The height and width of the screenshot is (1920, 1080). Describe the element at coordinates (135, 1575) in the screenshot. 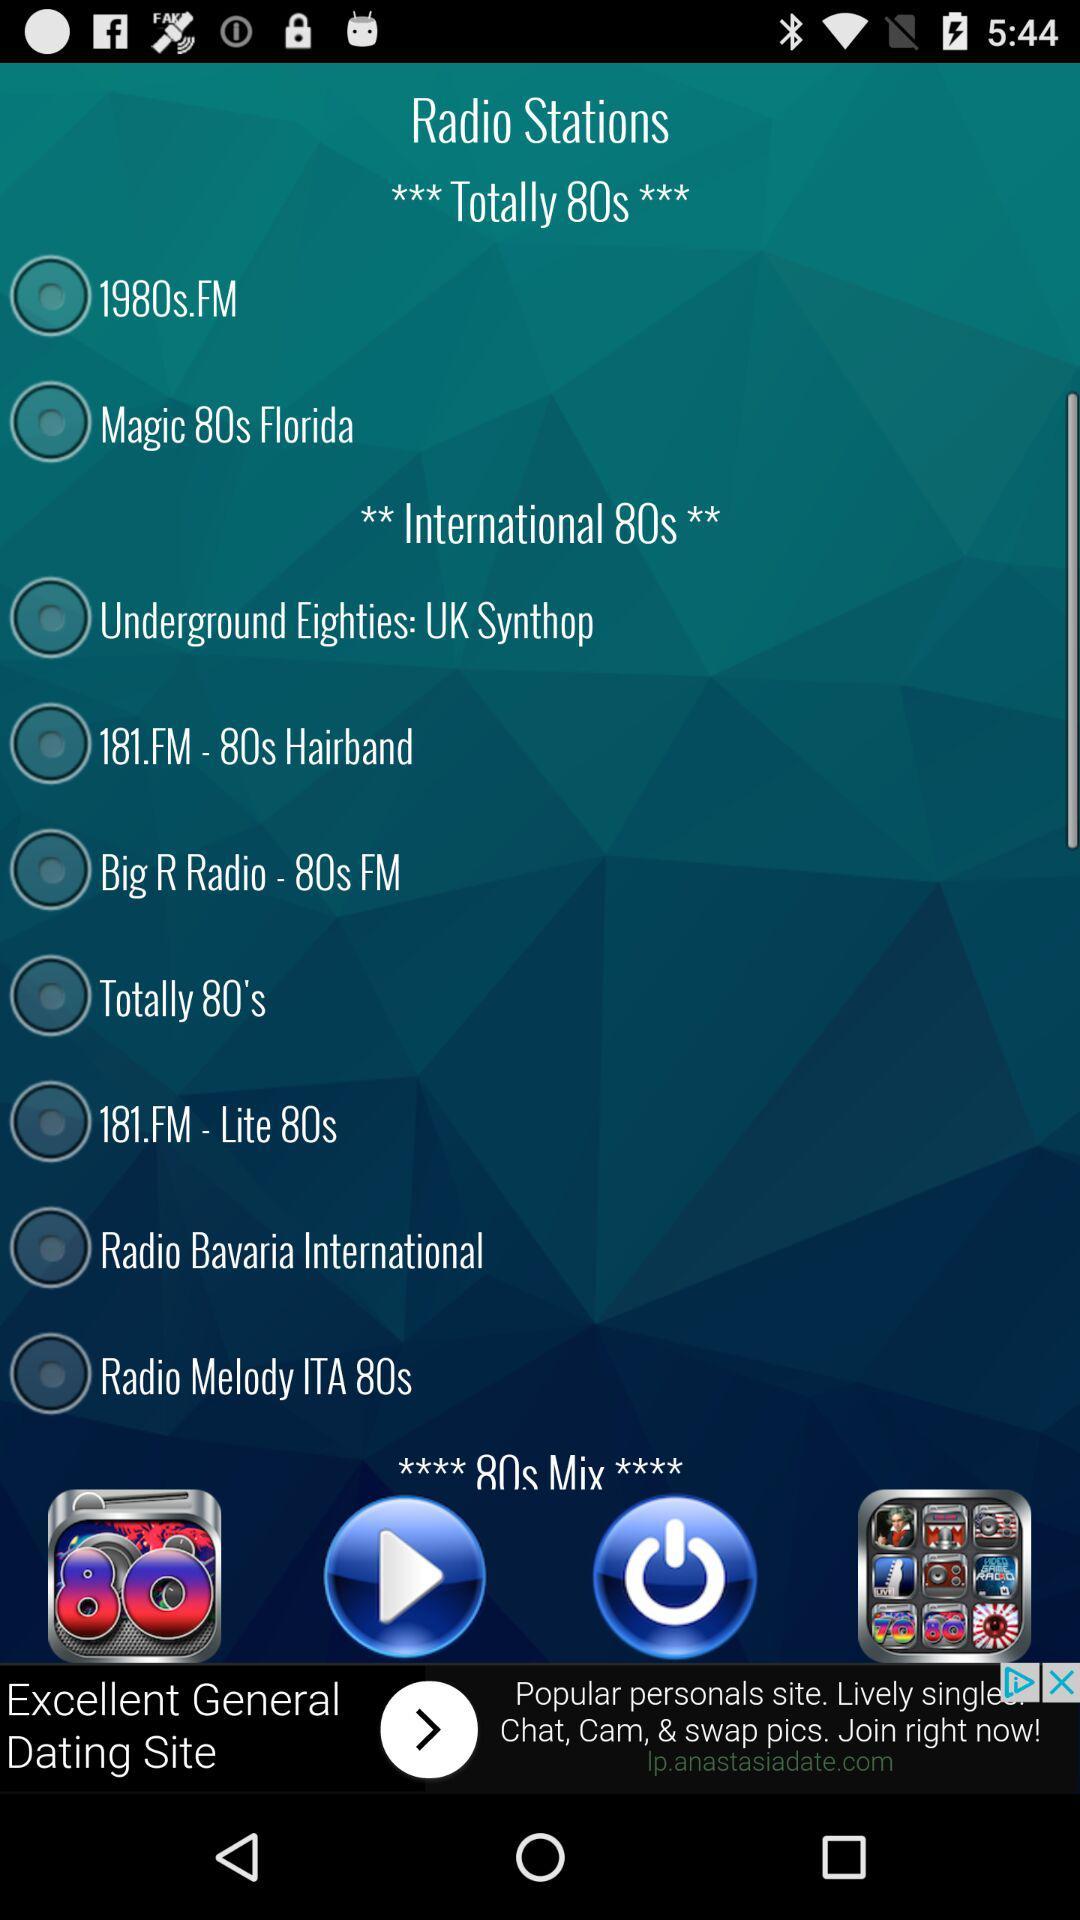

I see `top 80s` at that location.